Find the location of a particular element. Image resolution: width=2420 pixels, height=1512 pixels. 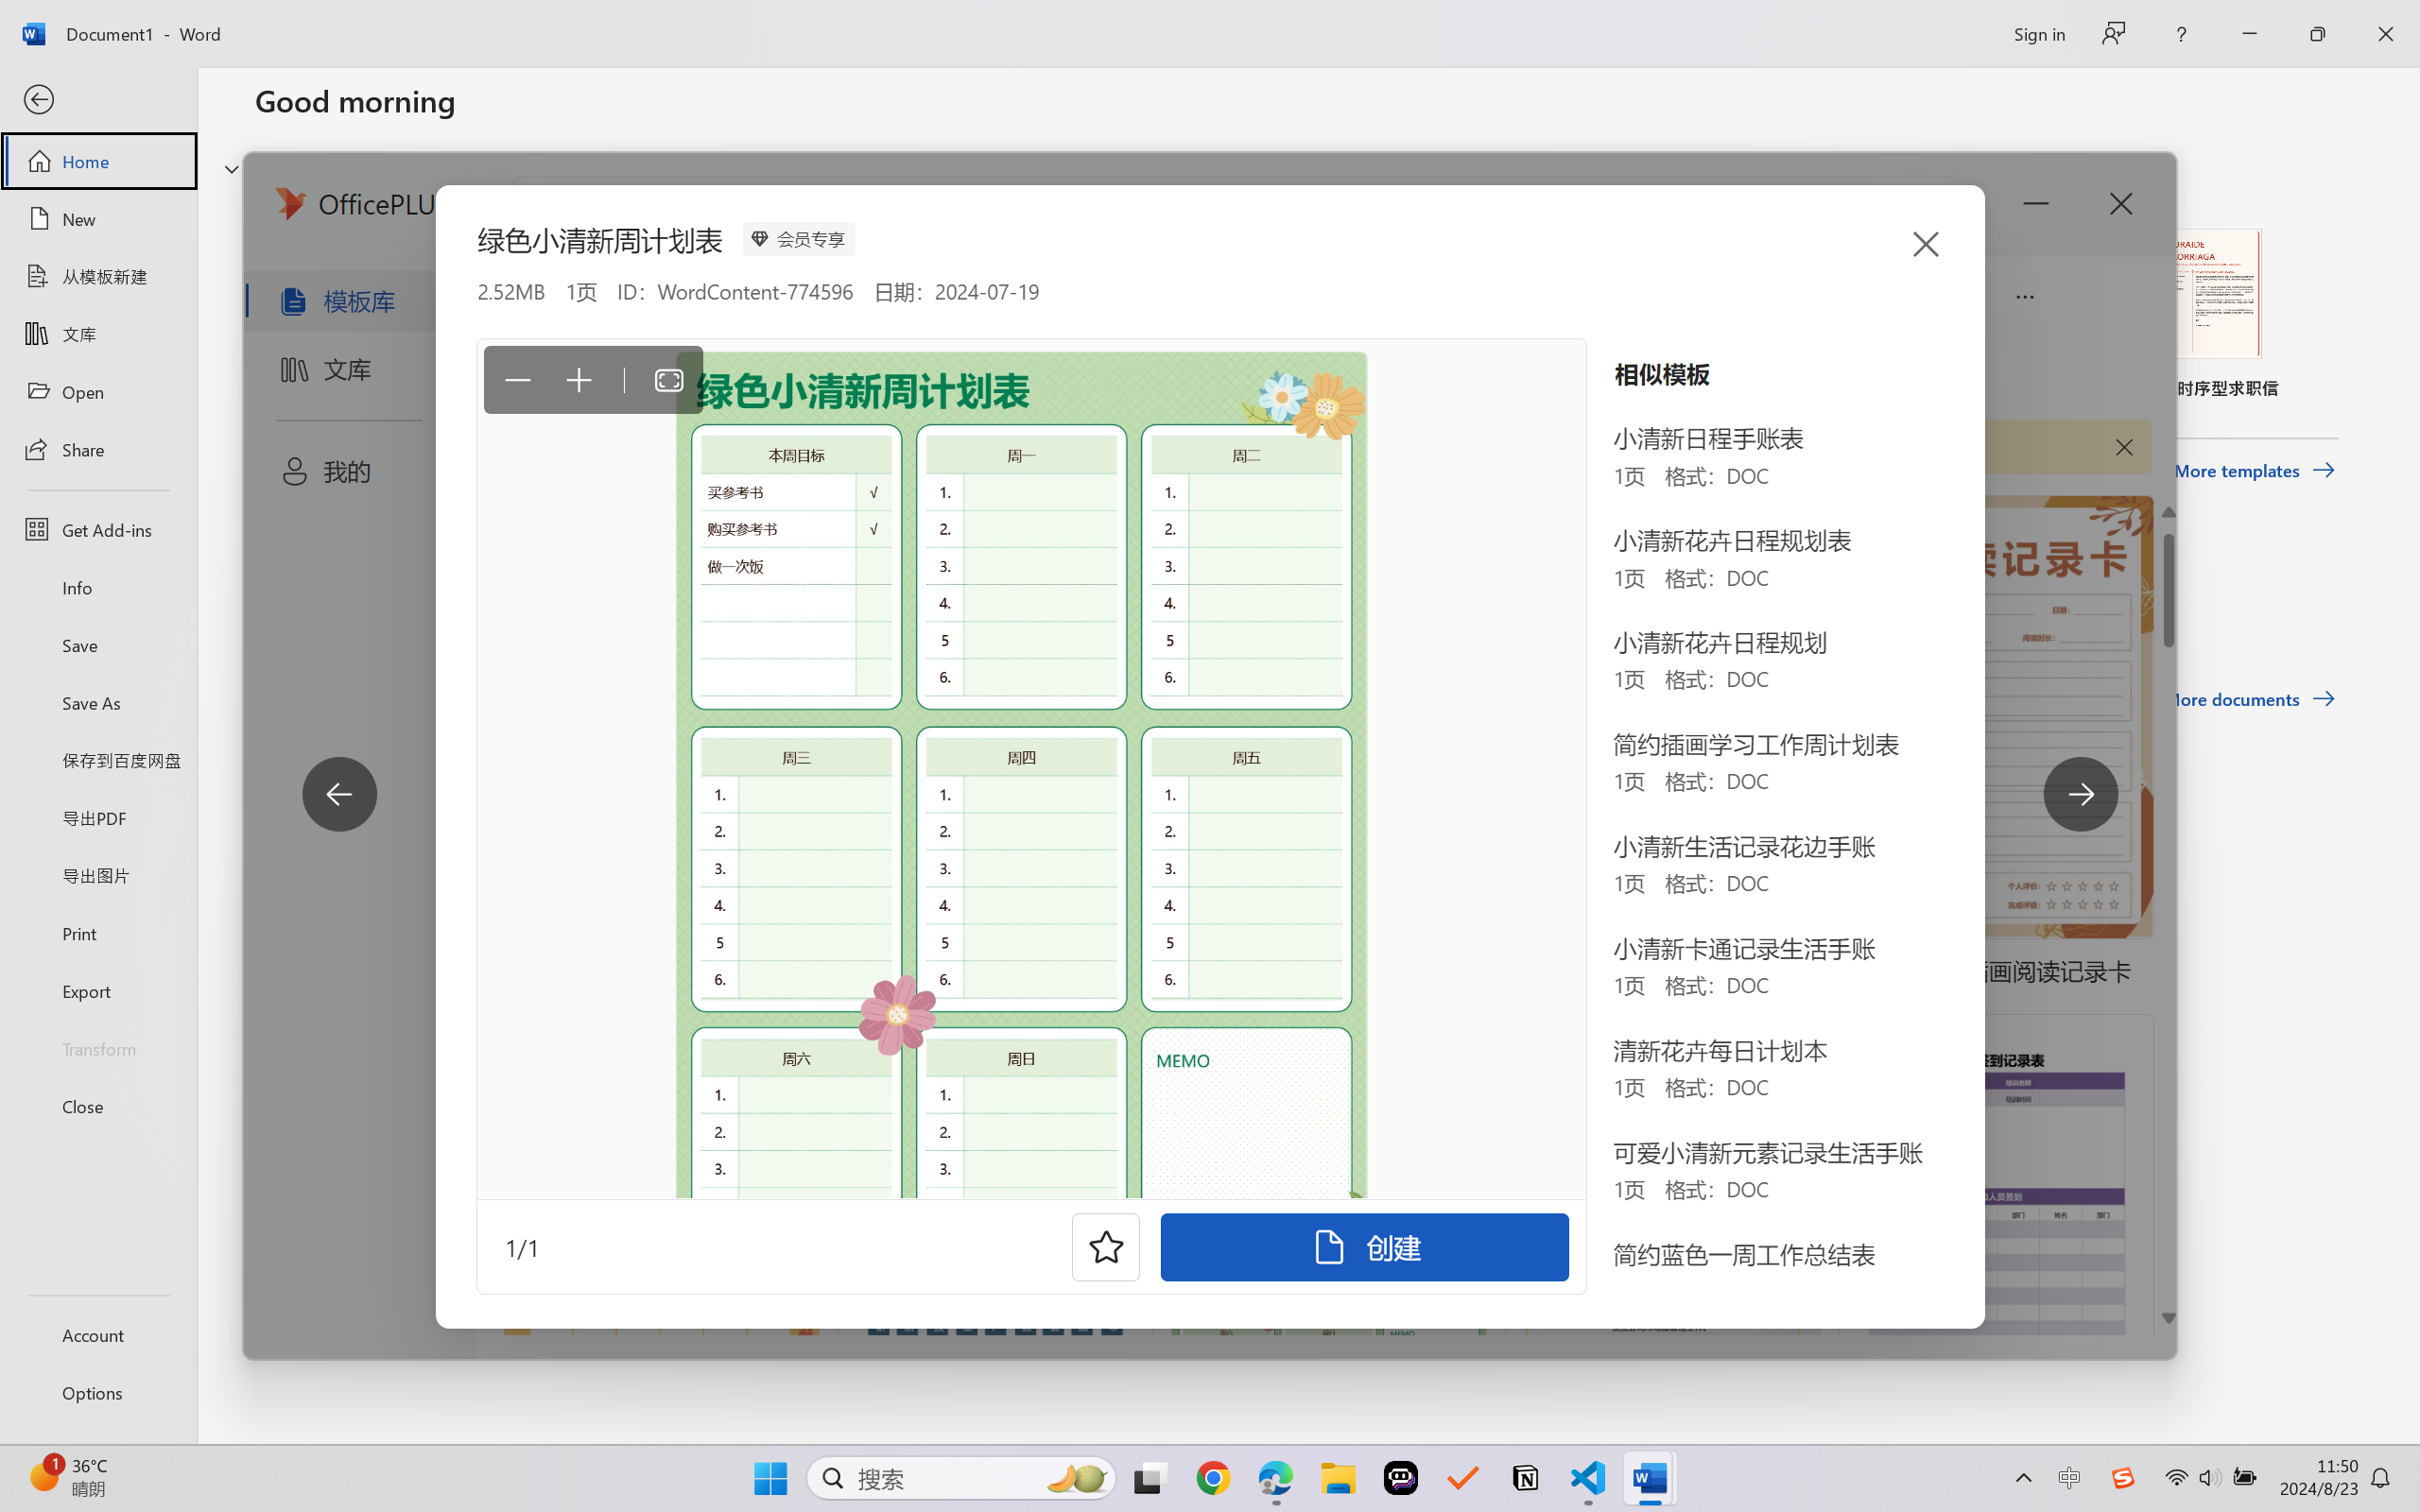

'Info' is located at coordinates (97, 586).